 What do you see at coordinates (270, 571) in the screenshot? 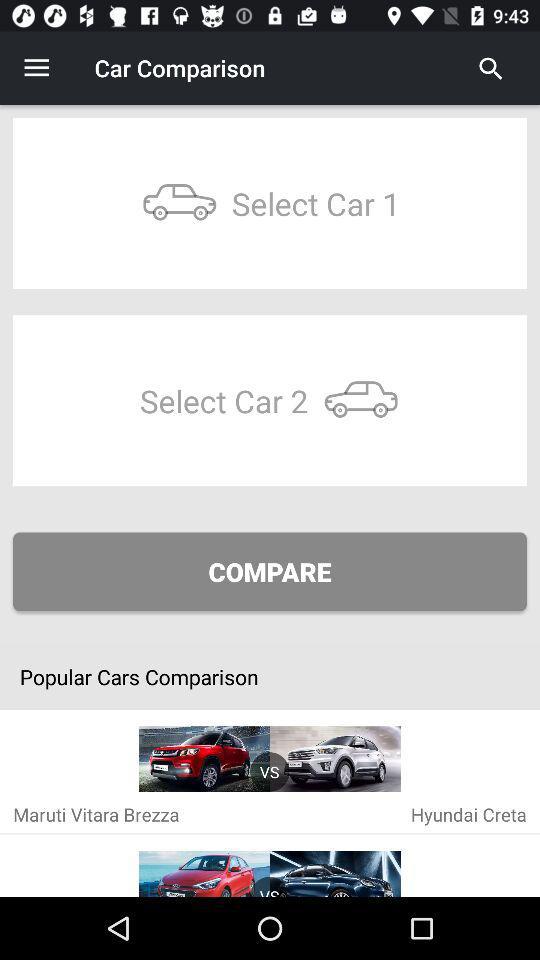
I see `compare item` at bounding box center [270, 571].